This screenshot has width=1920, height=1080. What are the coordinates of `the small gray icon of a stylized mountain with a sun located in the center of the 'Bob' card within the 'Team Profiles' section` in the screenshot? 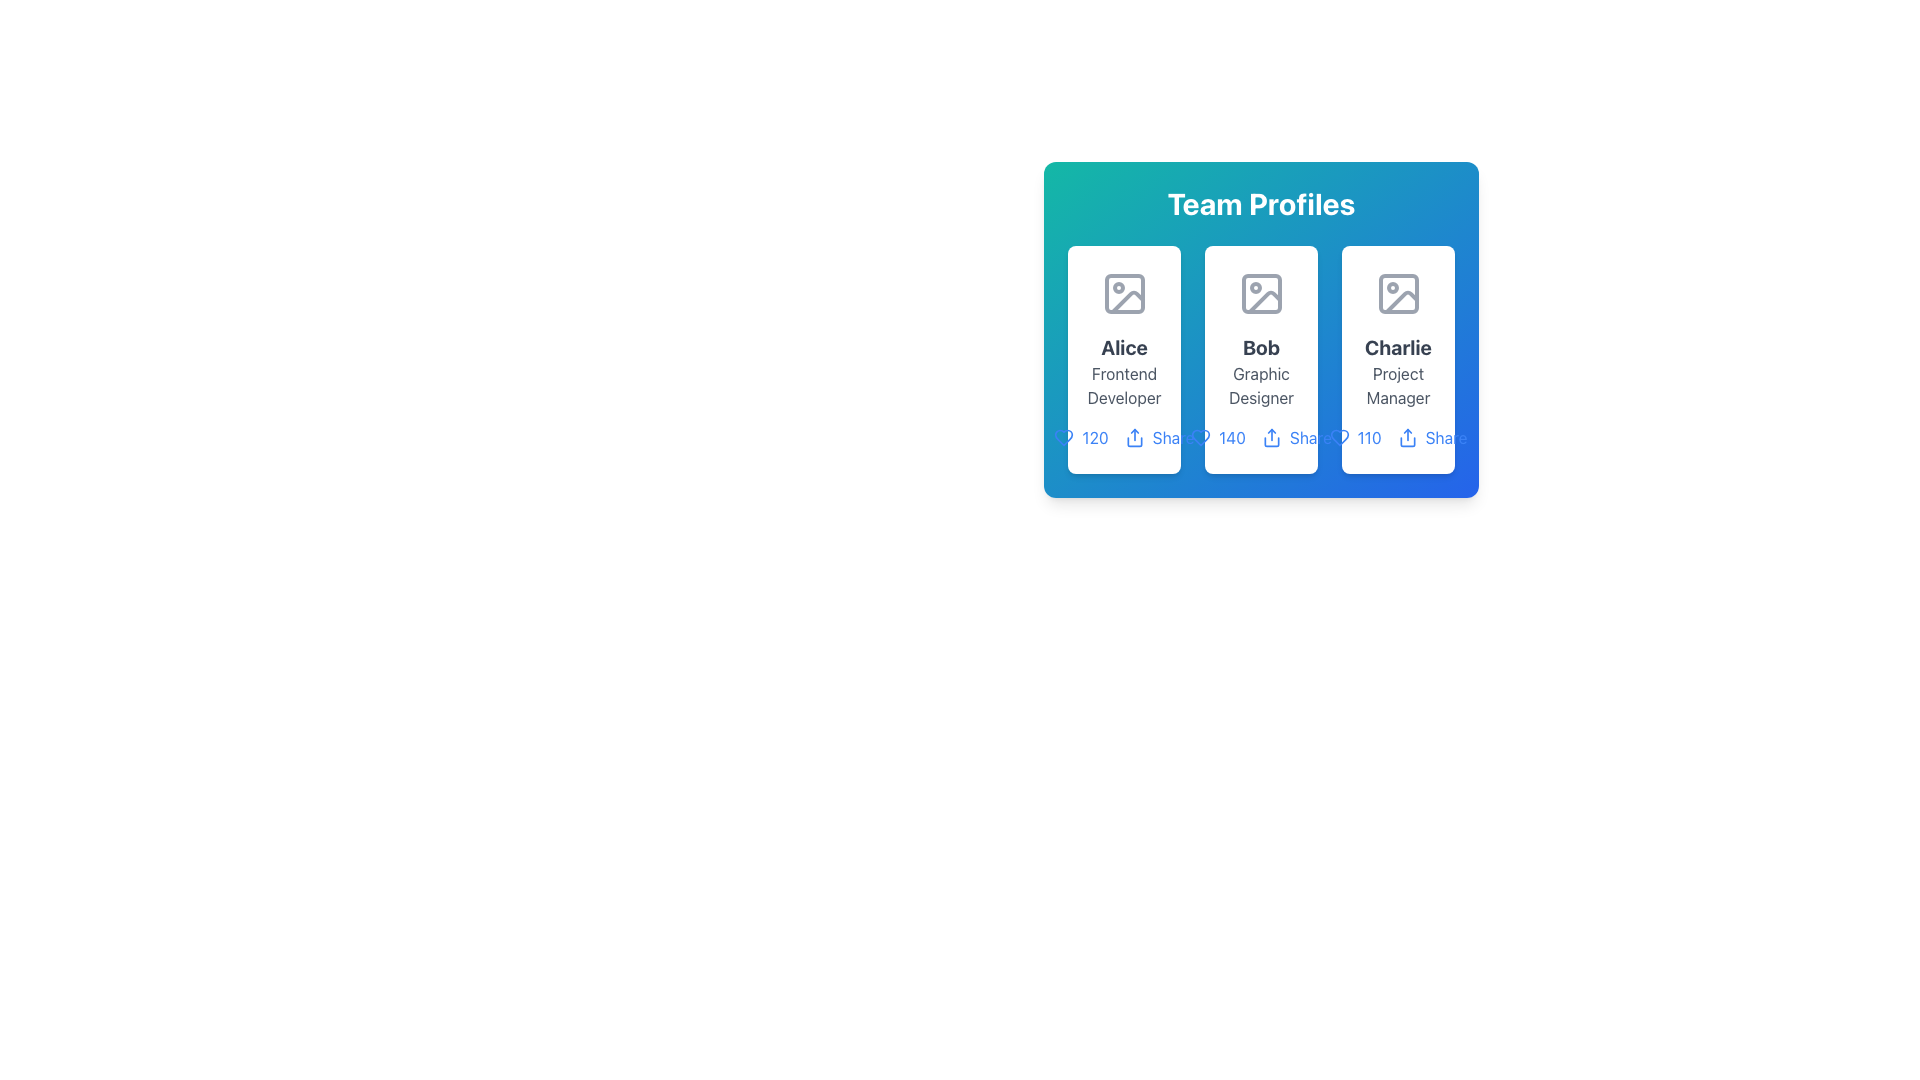 It's located at (1263, 302).